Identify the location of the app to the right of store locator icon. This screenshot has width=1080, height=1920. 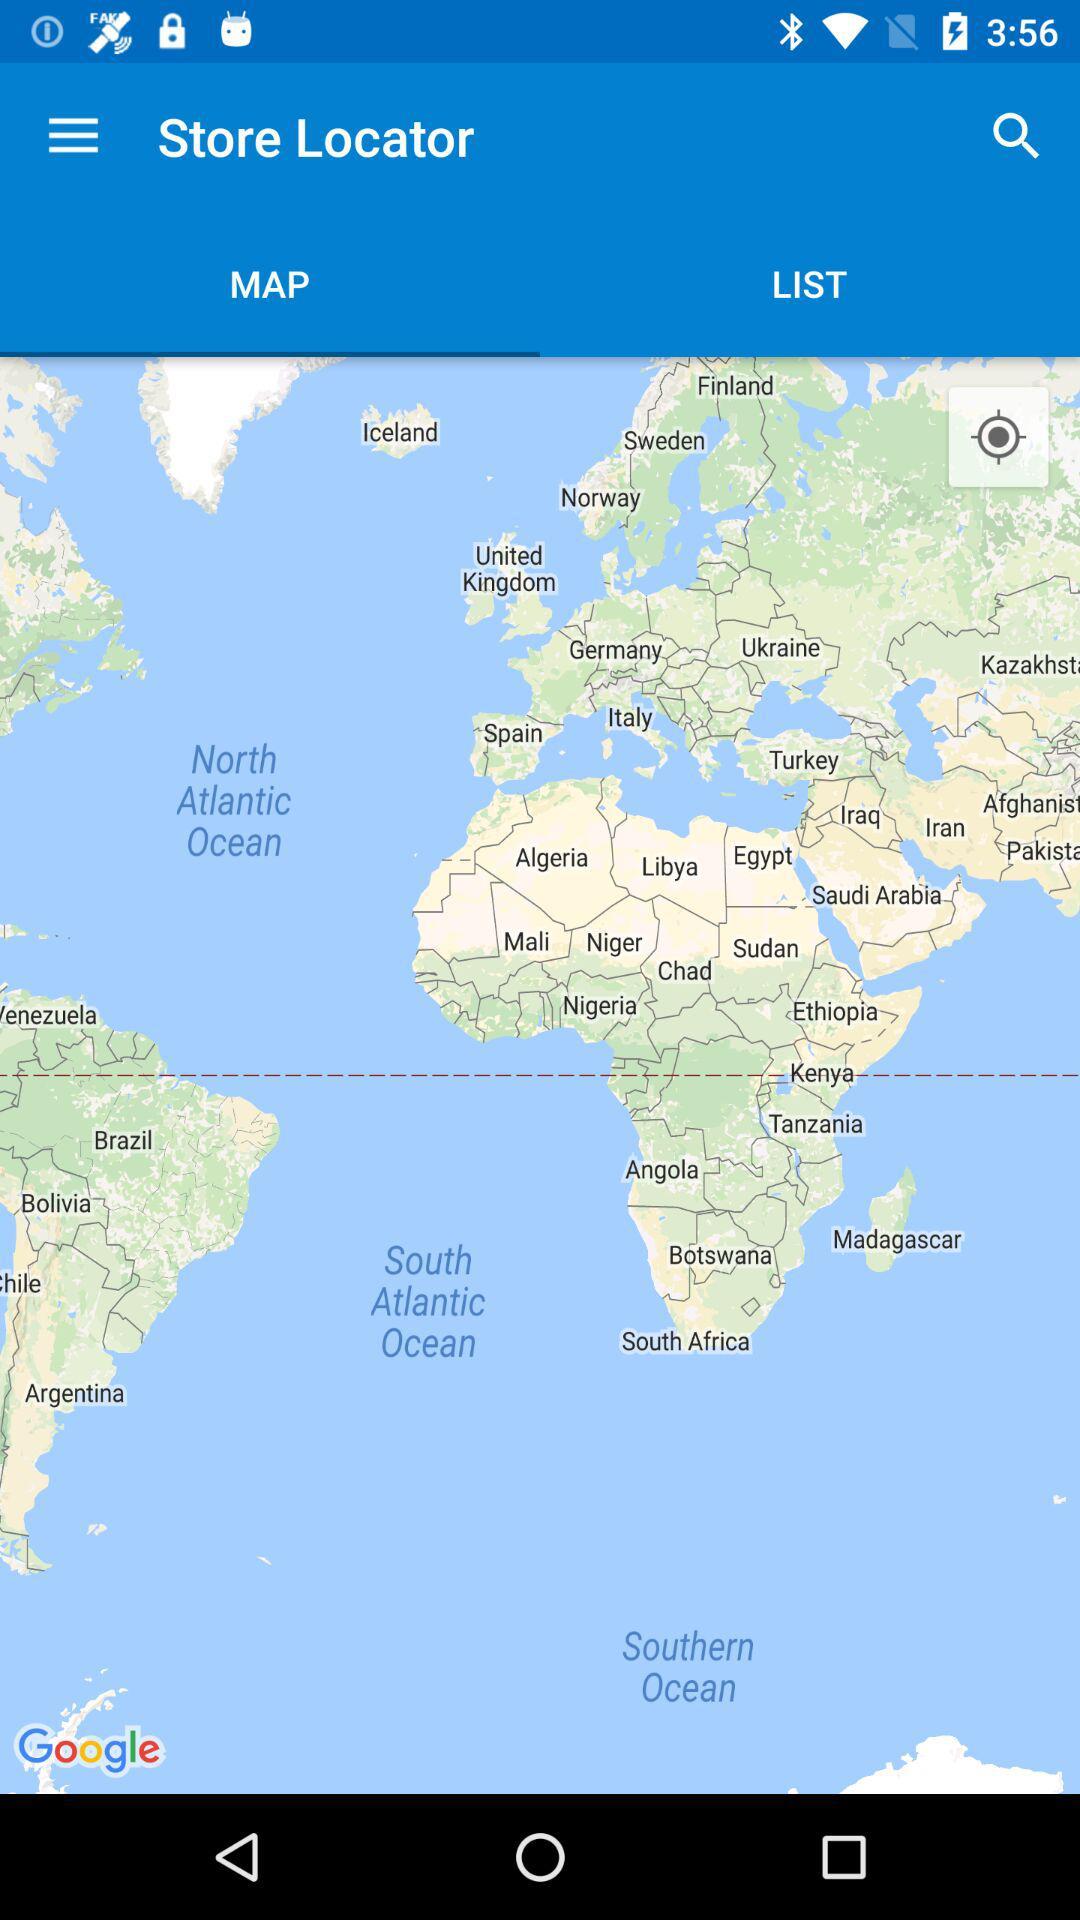
(1017, 135).